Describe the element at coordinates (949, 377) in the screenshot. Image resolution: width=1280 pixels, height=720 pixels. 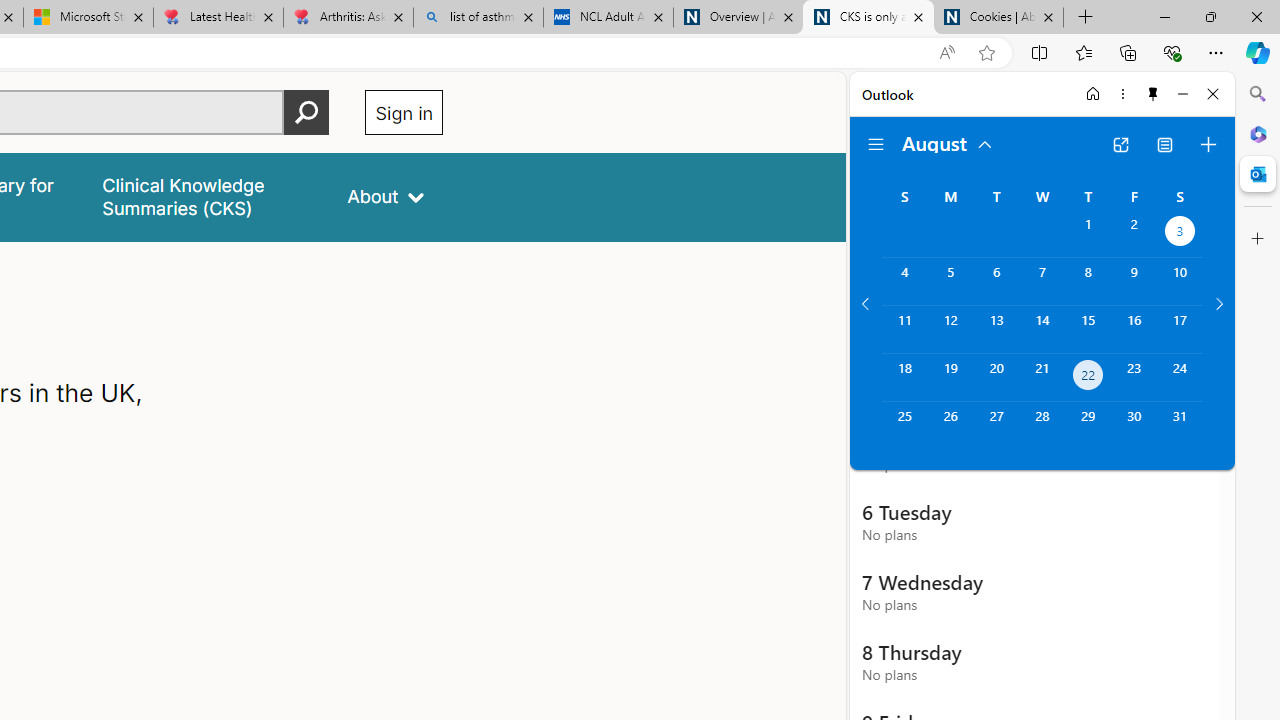
I see `'Monday, August 19, 2024. '` at that location.